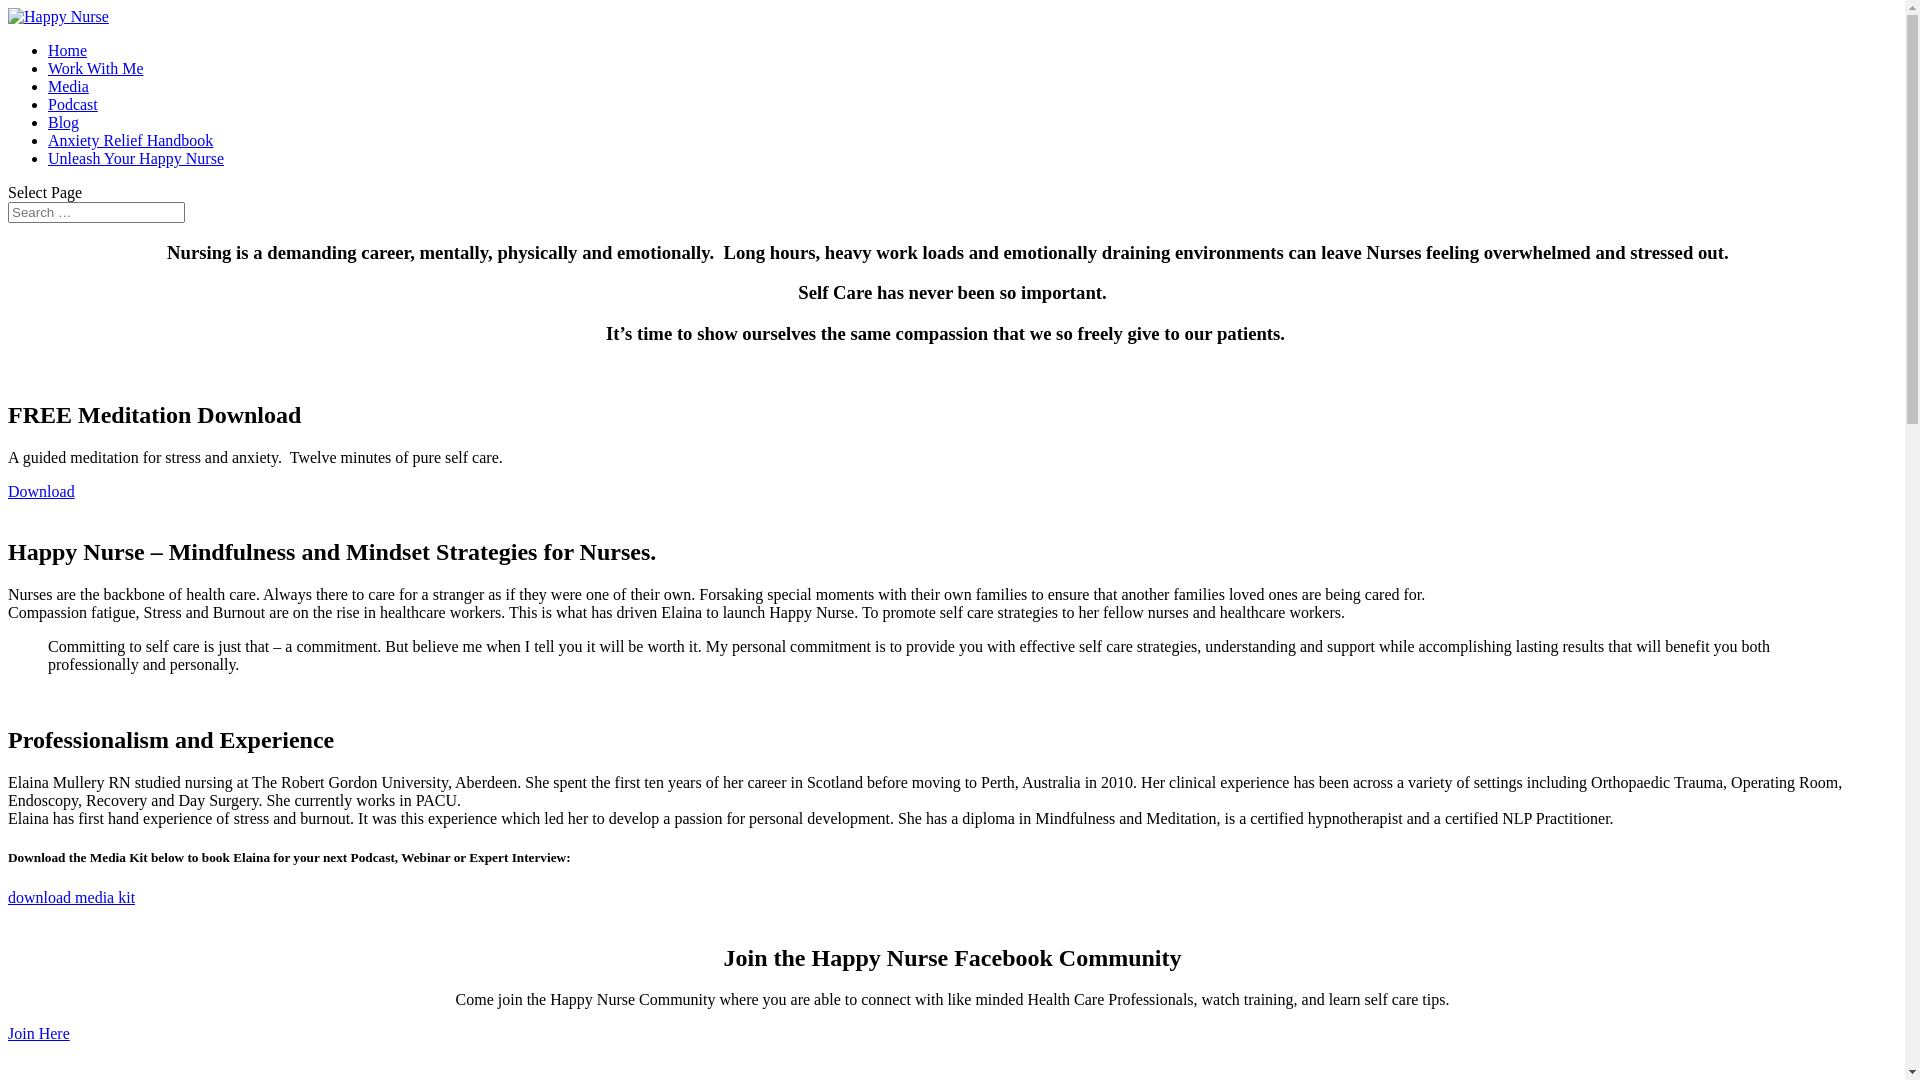 This screenshot has height=1080, width=1920. What do you see at coordinates (8, 1033) in the screenshot?
I see `'Join Here'` at bounding box center [8, 1033].